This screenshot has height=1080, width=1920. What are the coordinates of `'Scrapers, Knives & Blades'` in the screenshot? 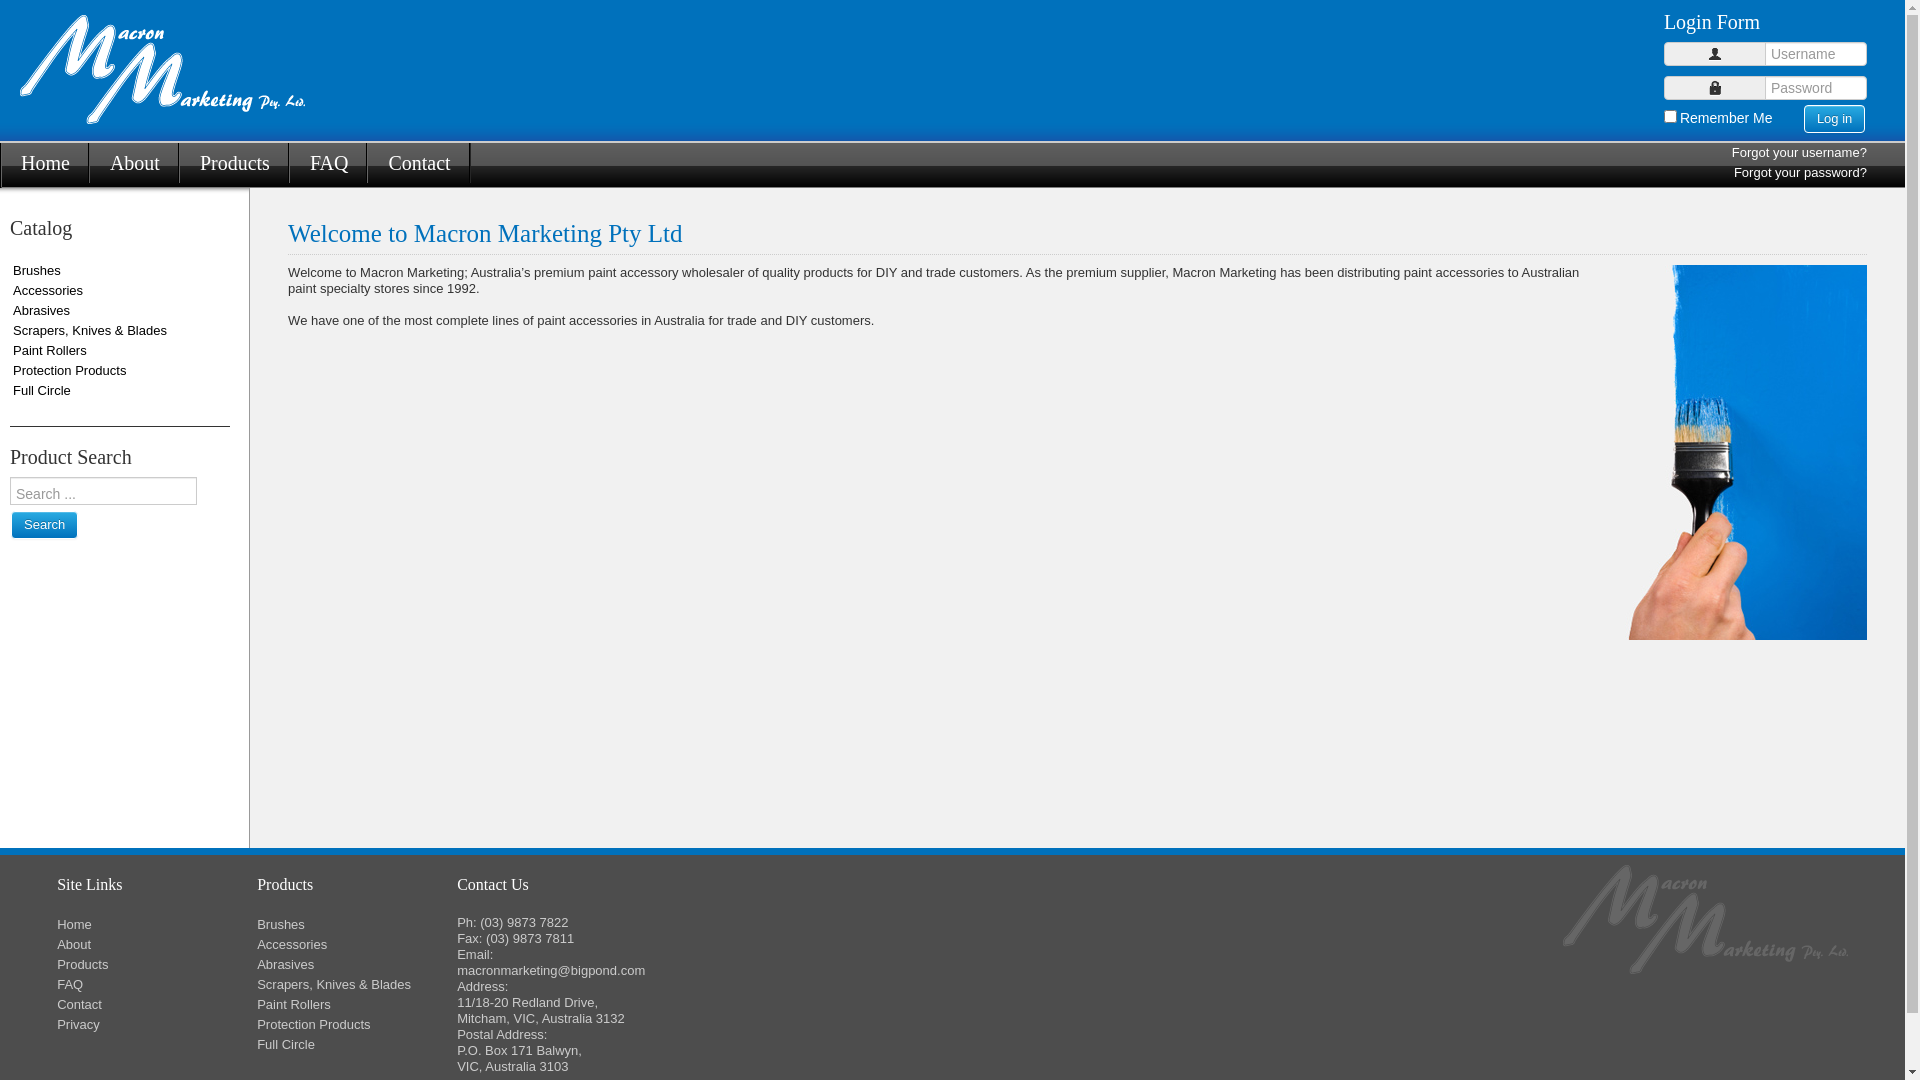 It's located at (356, 983).